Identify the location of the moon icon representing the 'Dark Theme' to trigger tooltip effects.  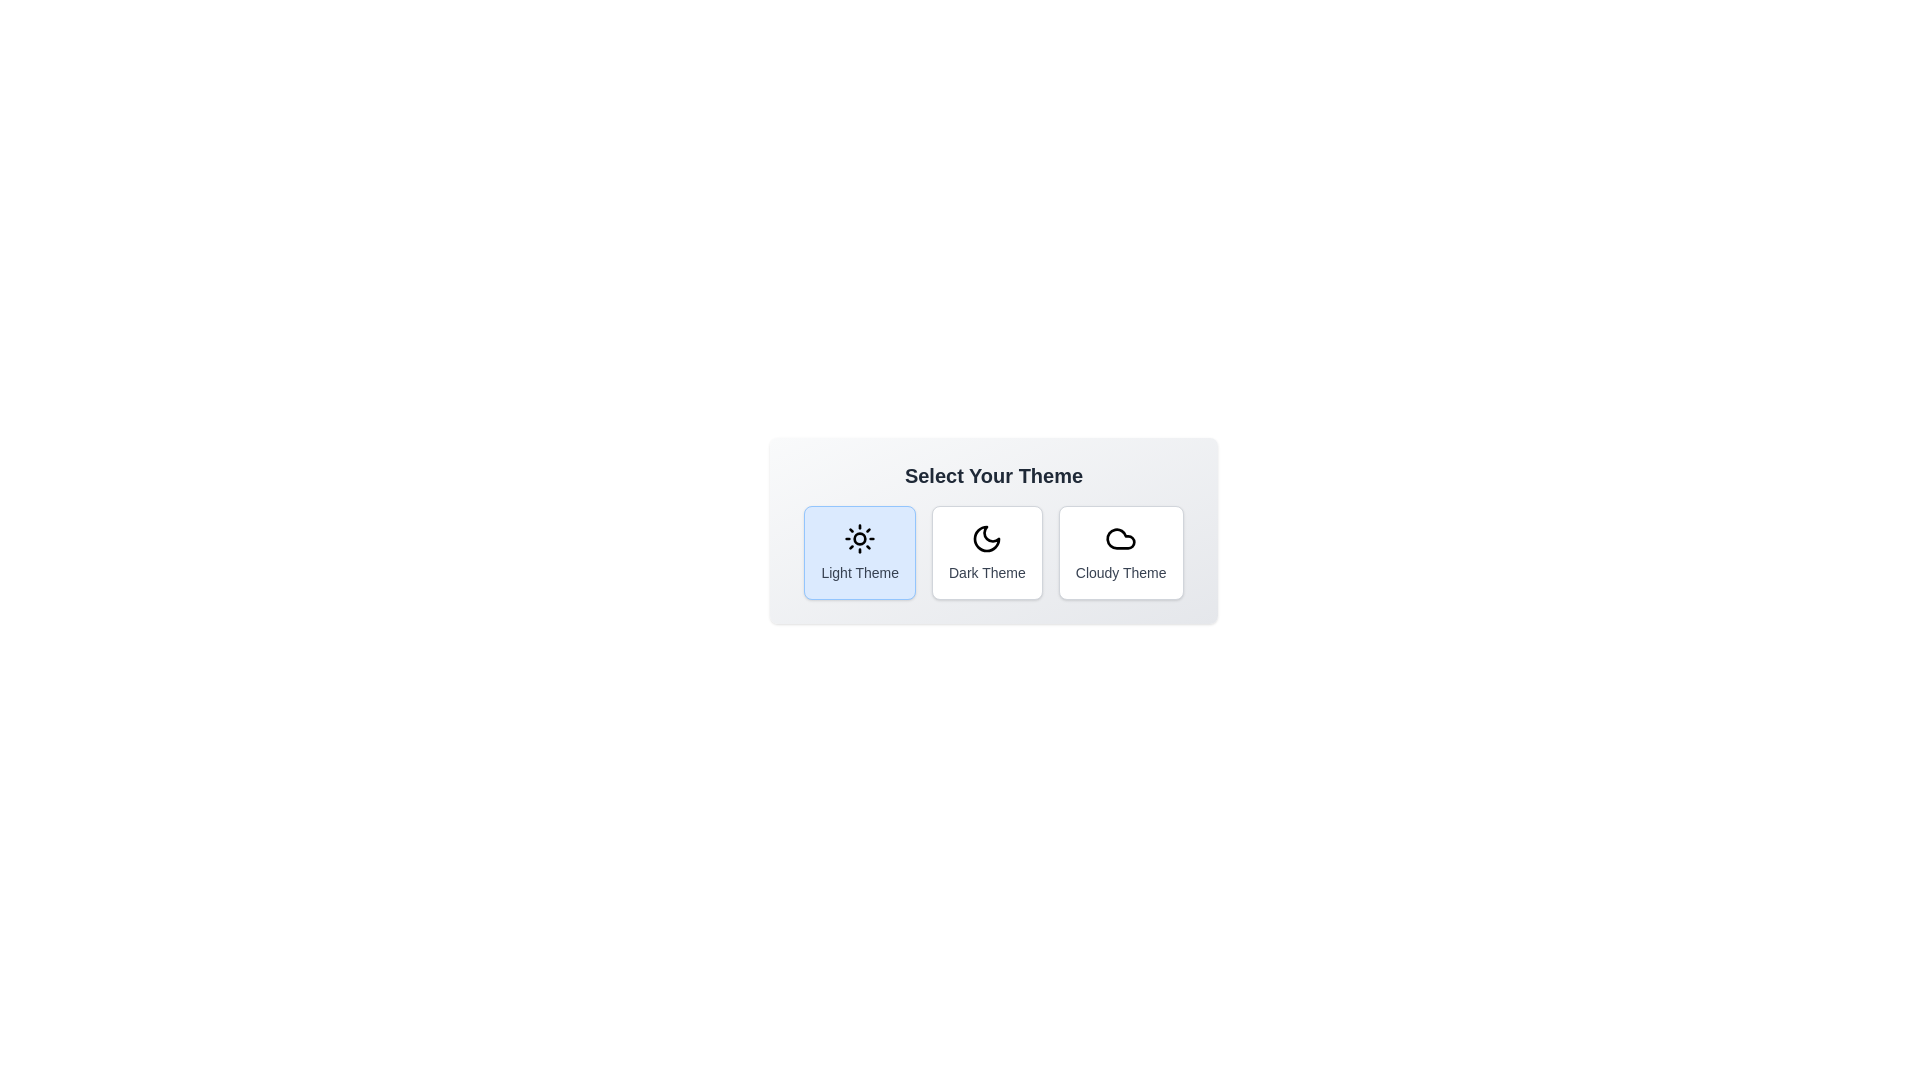
(987, 538).